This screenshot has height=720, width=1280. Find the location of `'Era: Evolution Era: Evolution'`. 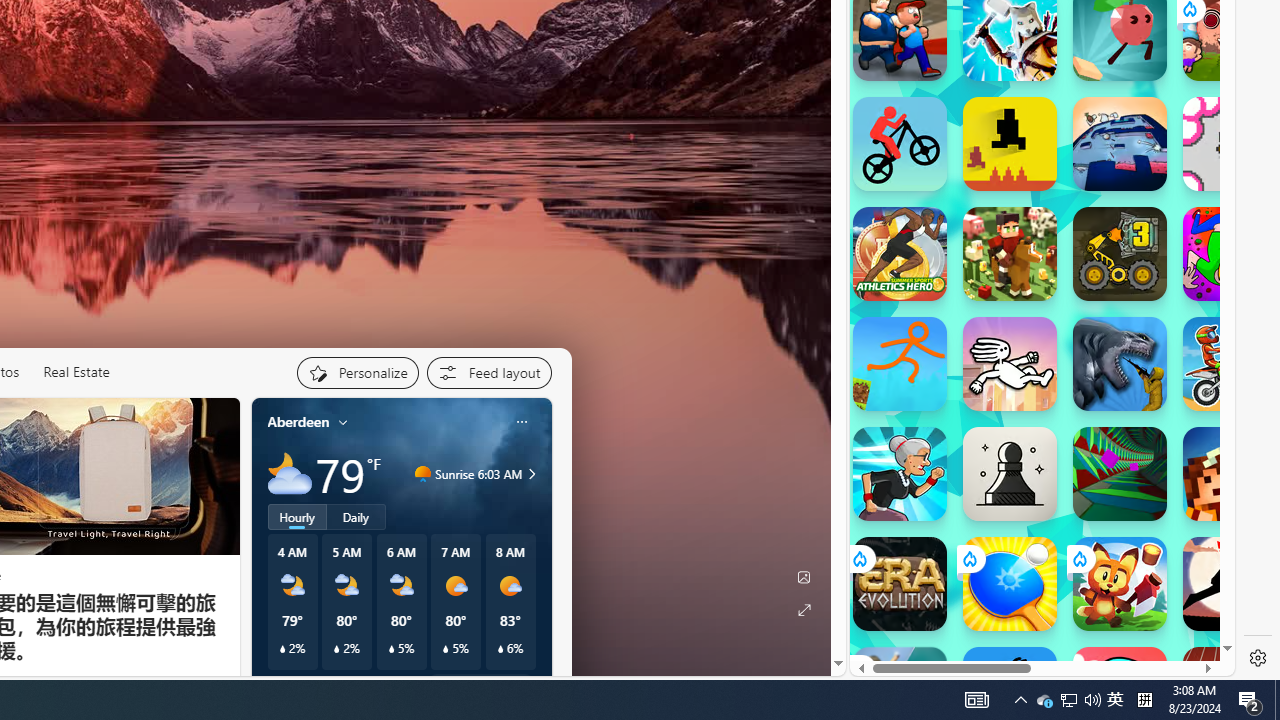

'Era: Evolution Era: Evolution' is located at coordinates (898, 583).